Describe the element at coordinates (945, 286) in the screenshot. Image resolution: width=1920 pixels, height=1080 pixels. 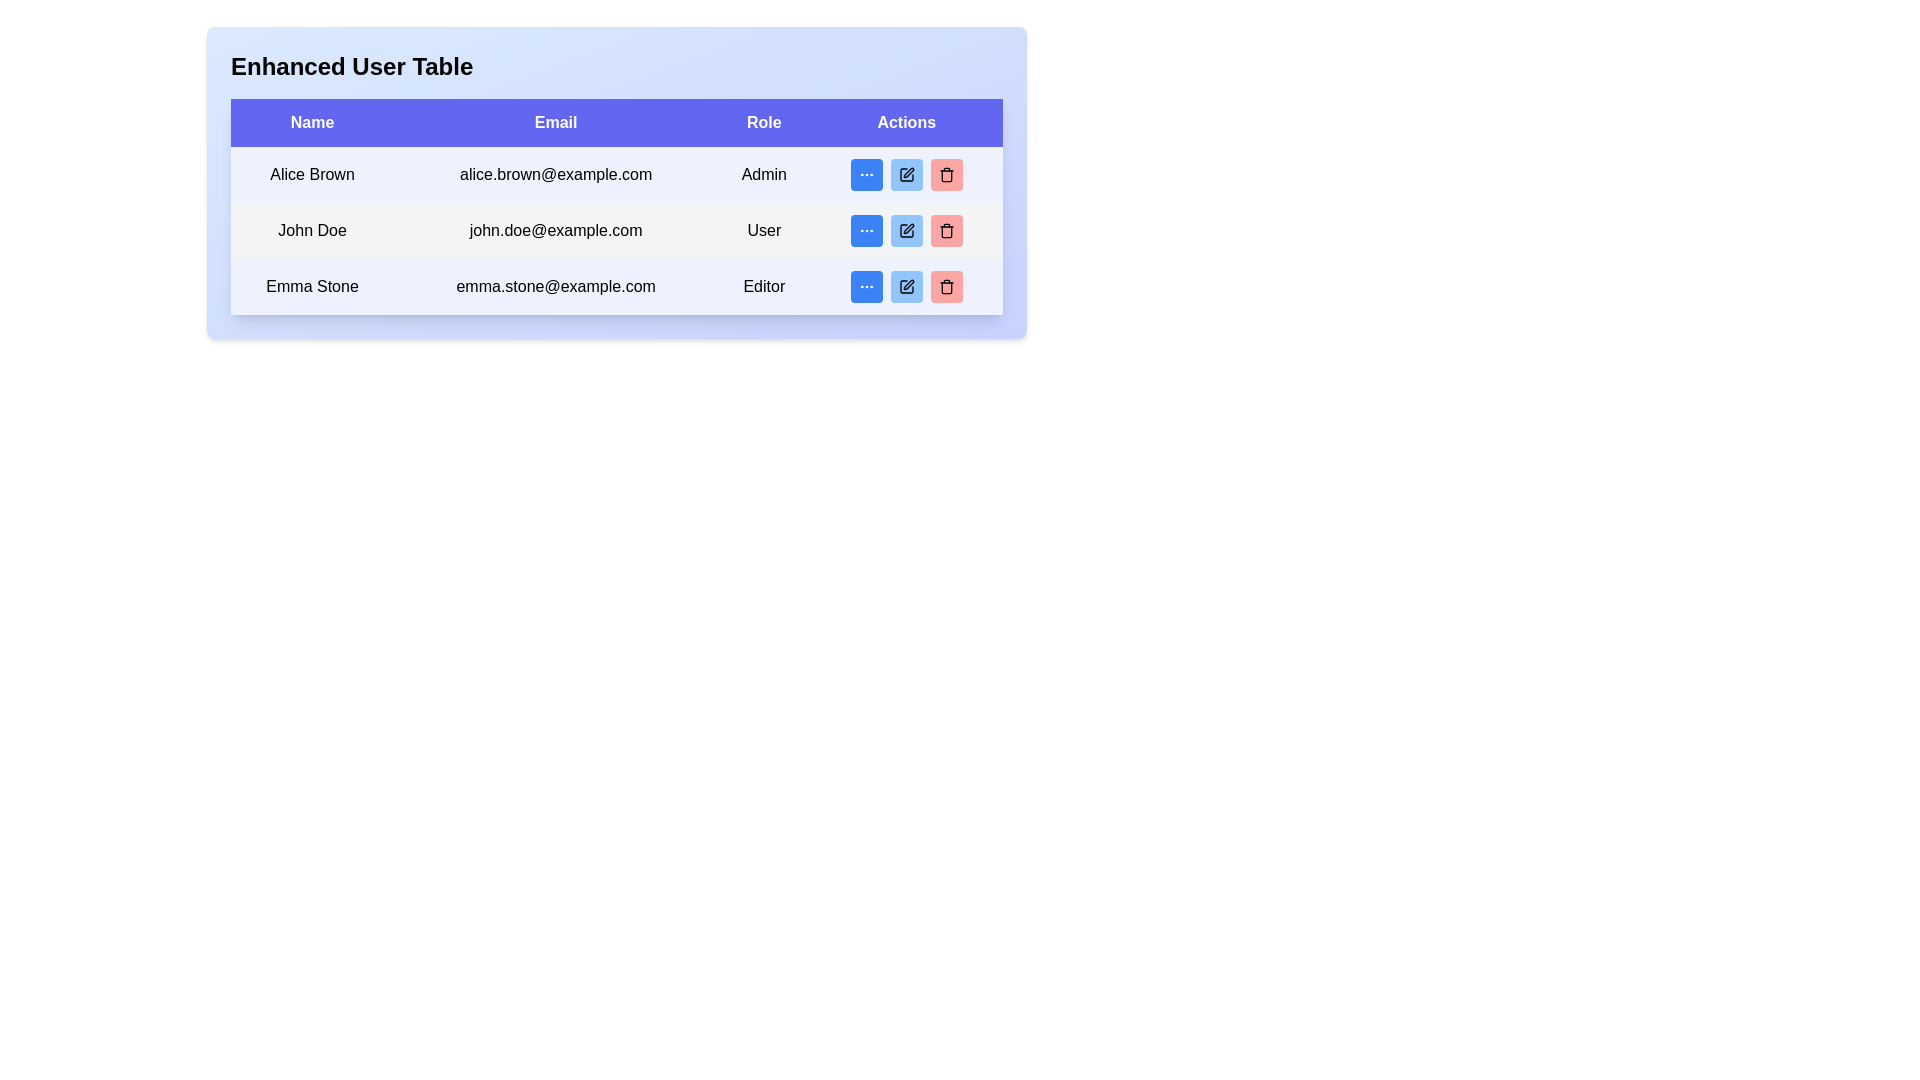
I see `the Trash Icon inside the Button associated with user 'Emma Stone' in the 'Actions' column of the third row` at that location.